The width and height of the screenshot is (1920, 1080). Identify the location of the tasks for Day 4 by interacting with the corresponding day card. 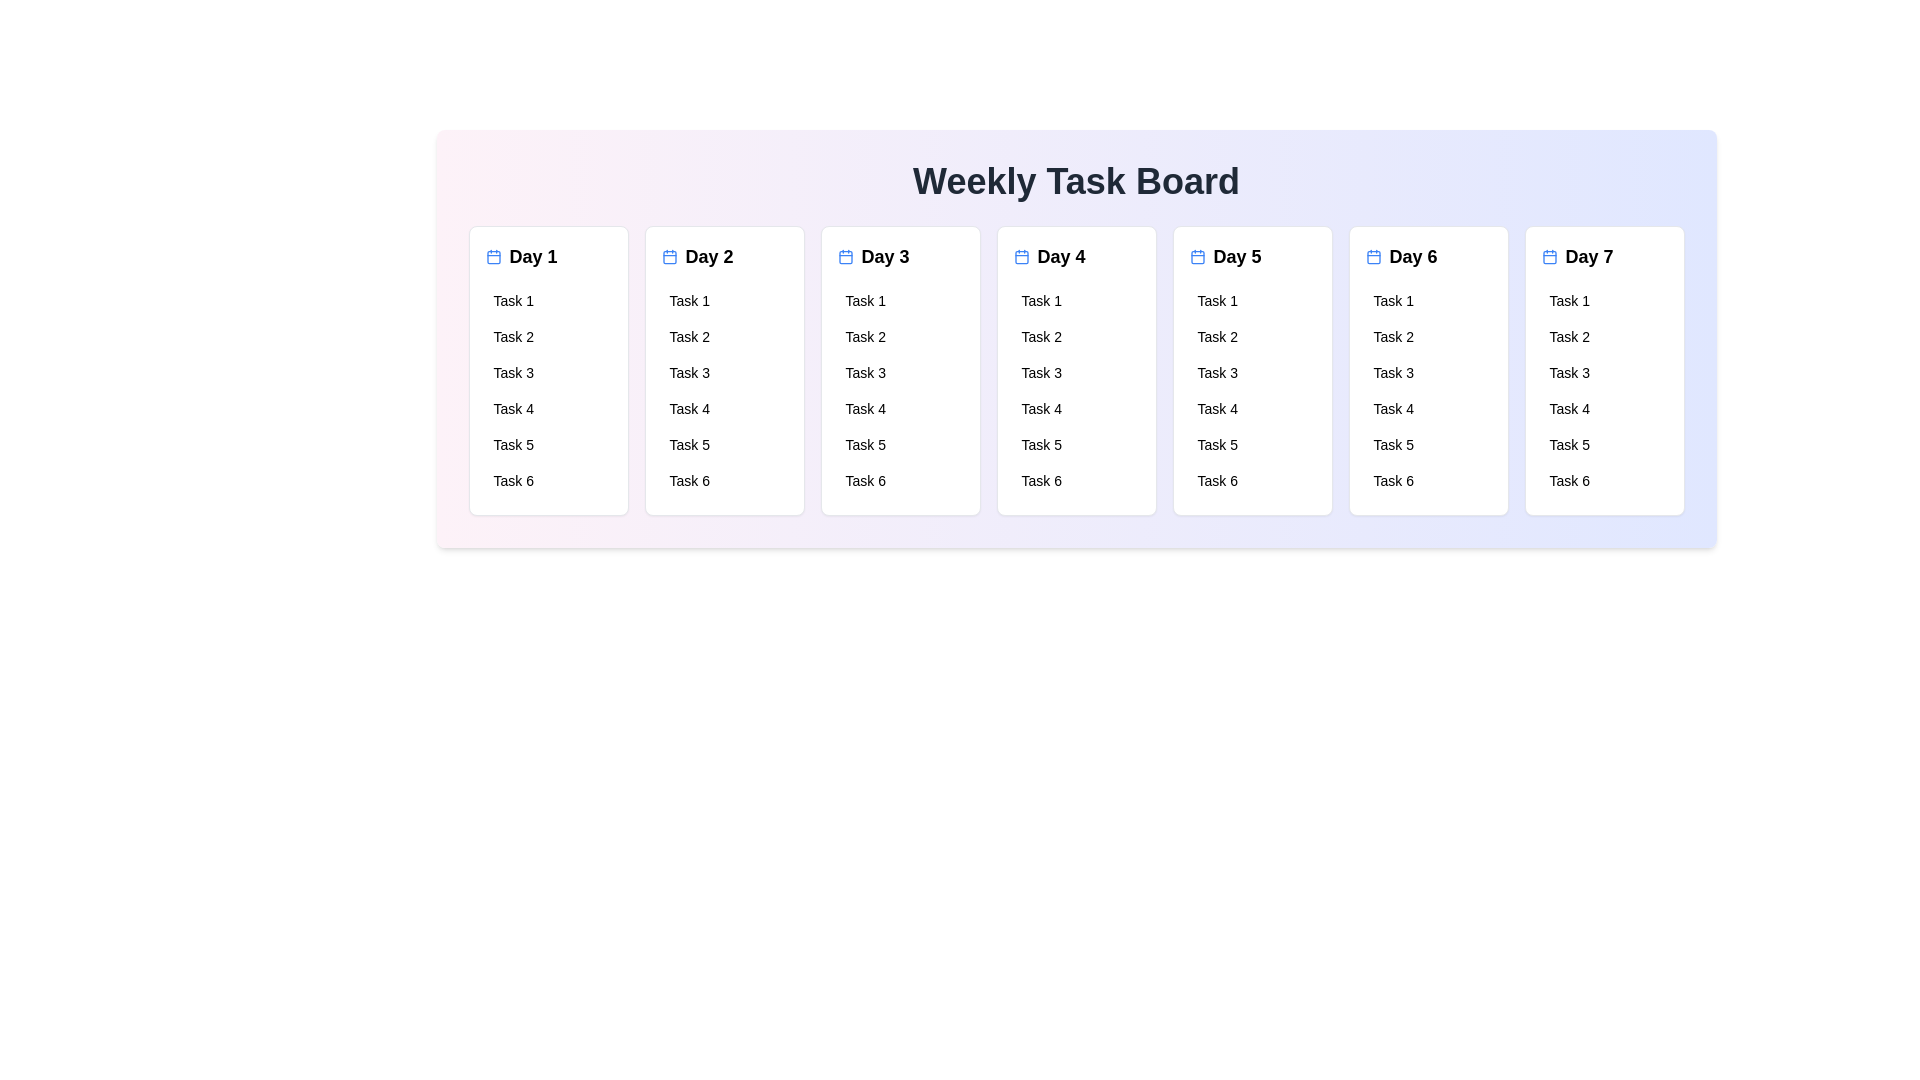
(1075, 370).